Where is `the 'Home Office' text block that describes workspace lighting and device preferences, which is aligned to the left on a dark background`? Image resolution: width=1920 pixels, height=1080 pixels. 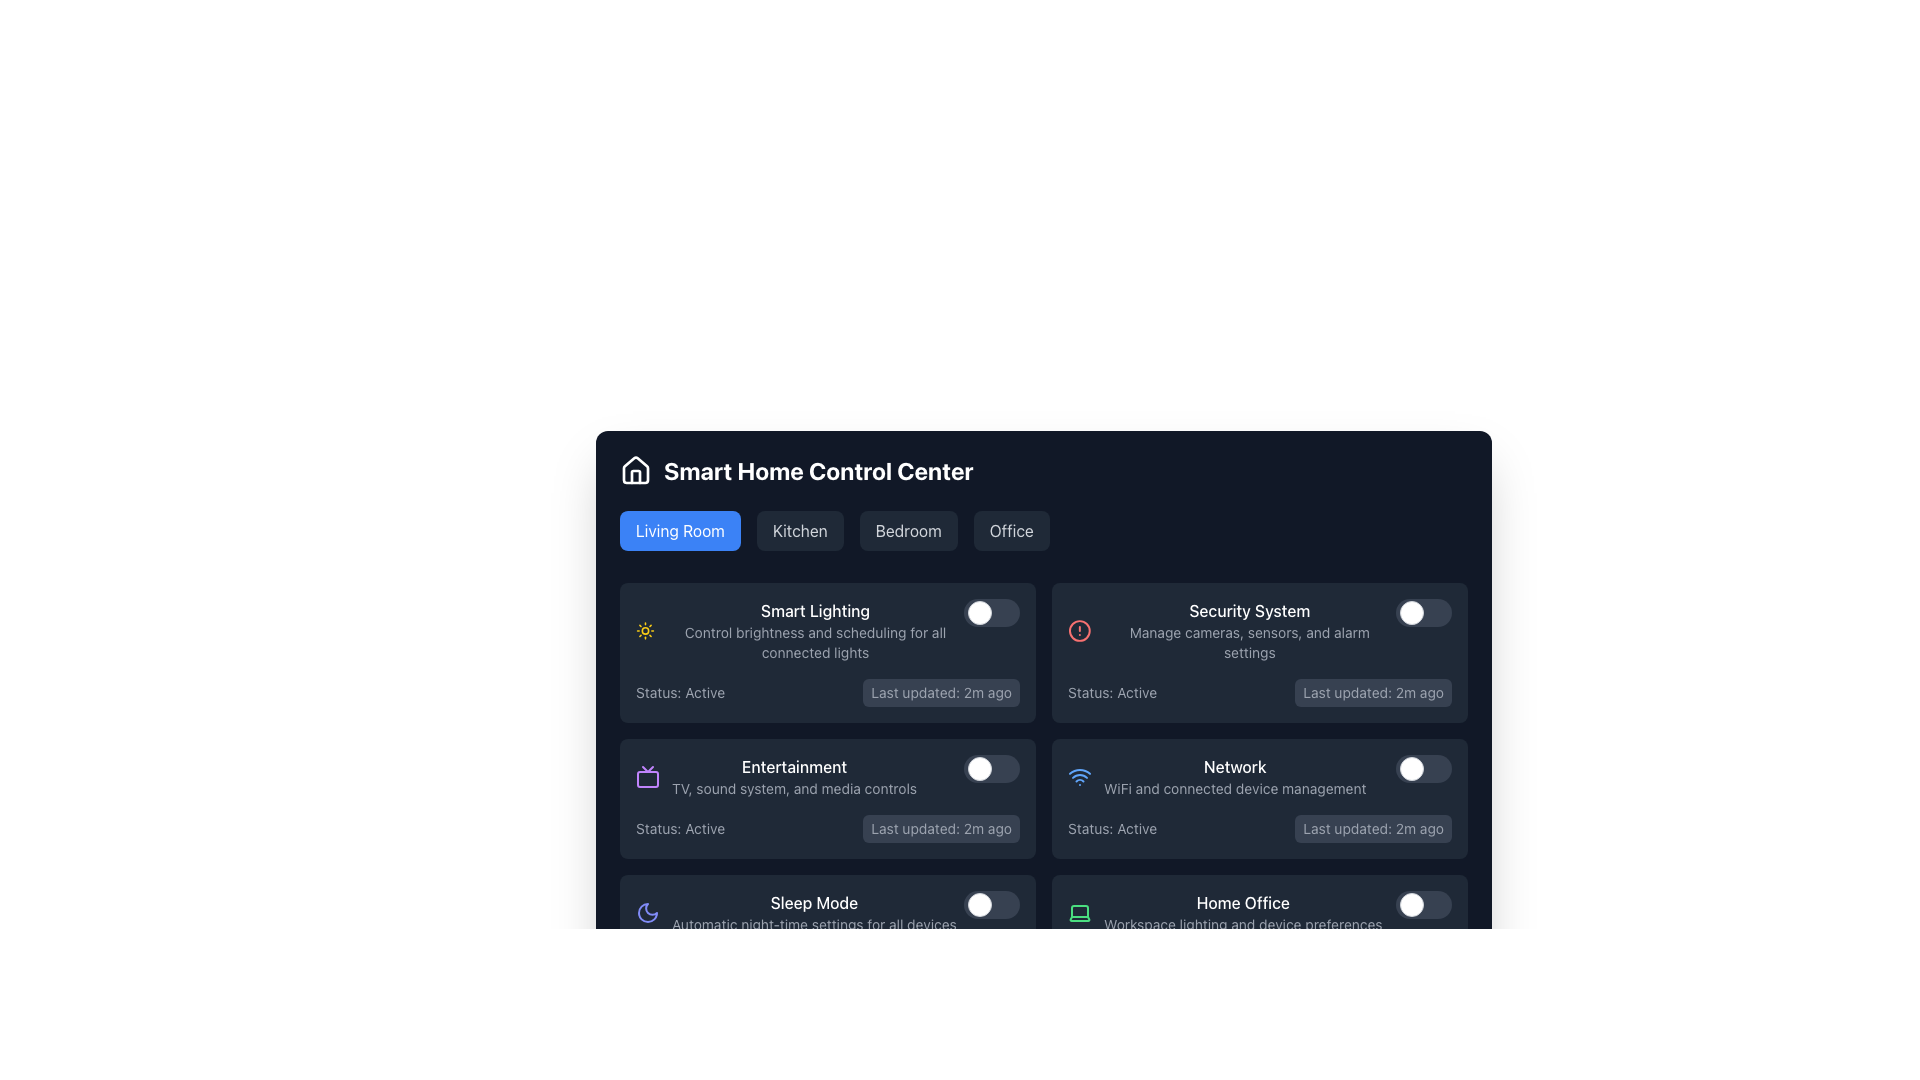 the 'Home Office' text block that describes workspace lighting and device preferences, which is aligned to the left on a dark background is located at coordinates (1242, 913).